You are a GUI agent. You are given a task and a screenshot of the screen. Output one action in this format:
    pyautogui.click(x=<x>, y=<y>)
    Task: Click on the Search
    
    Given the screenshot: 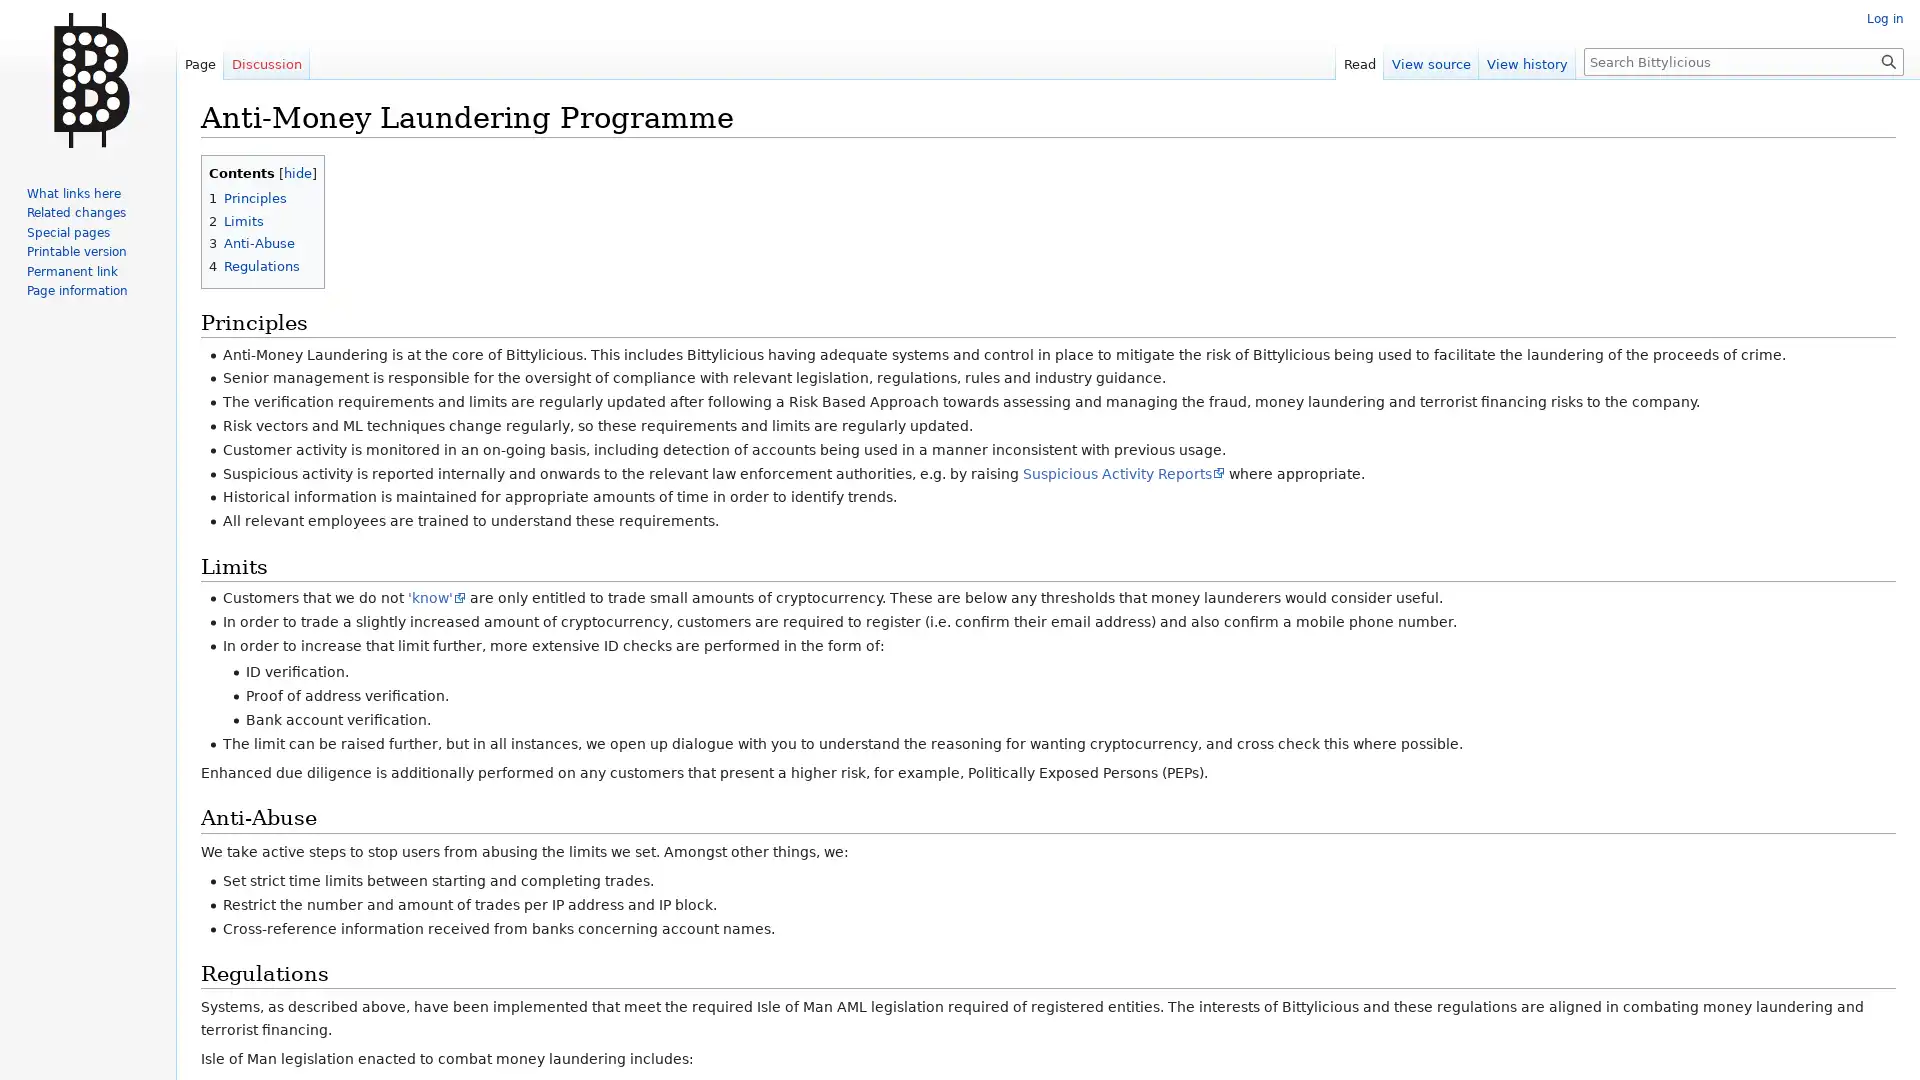 What is the action you would take?
    pyautogui.click(x=1888, y=60)
    